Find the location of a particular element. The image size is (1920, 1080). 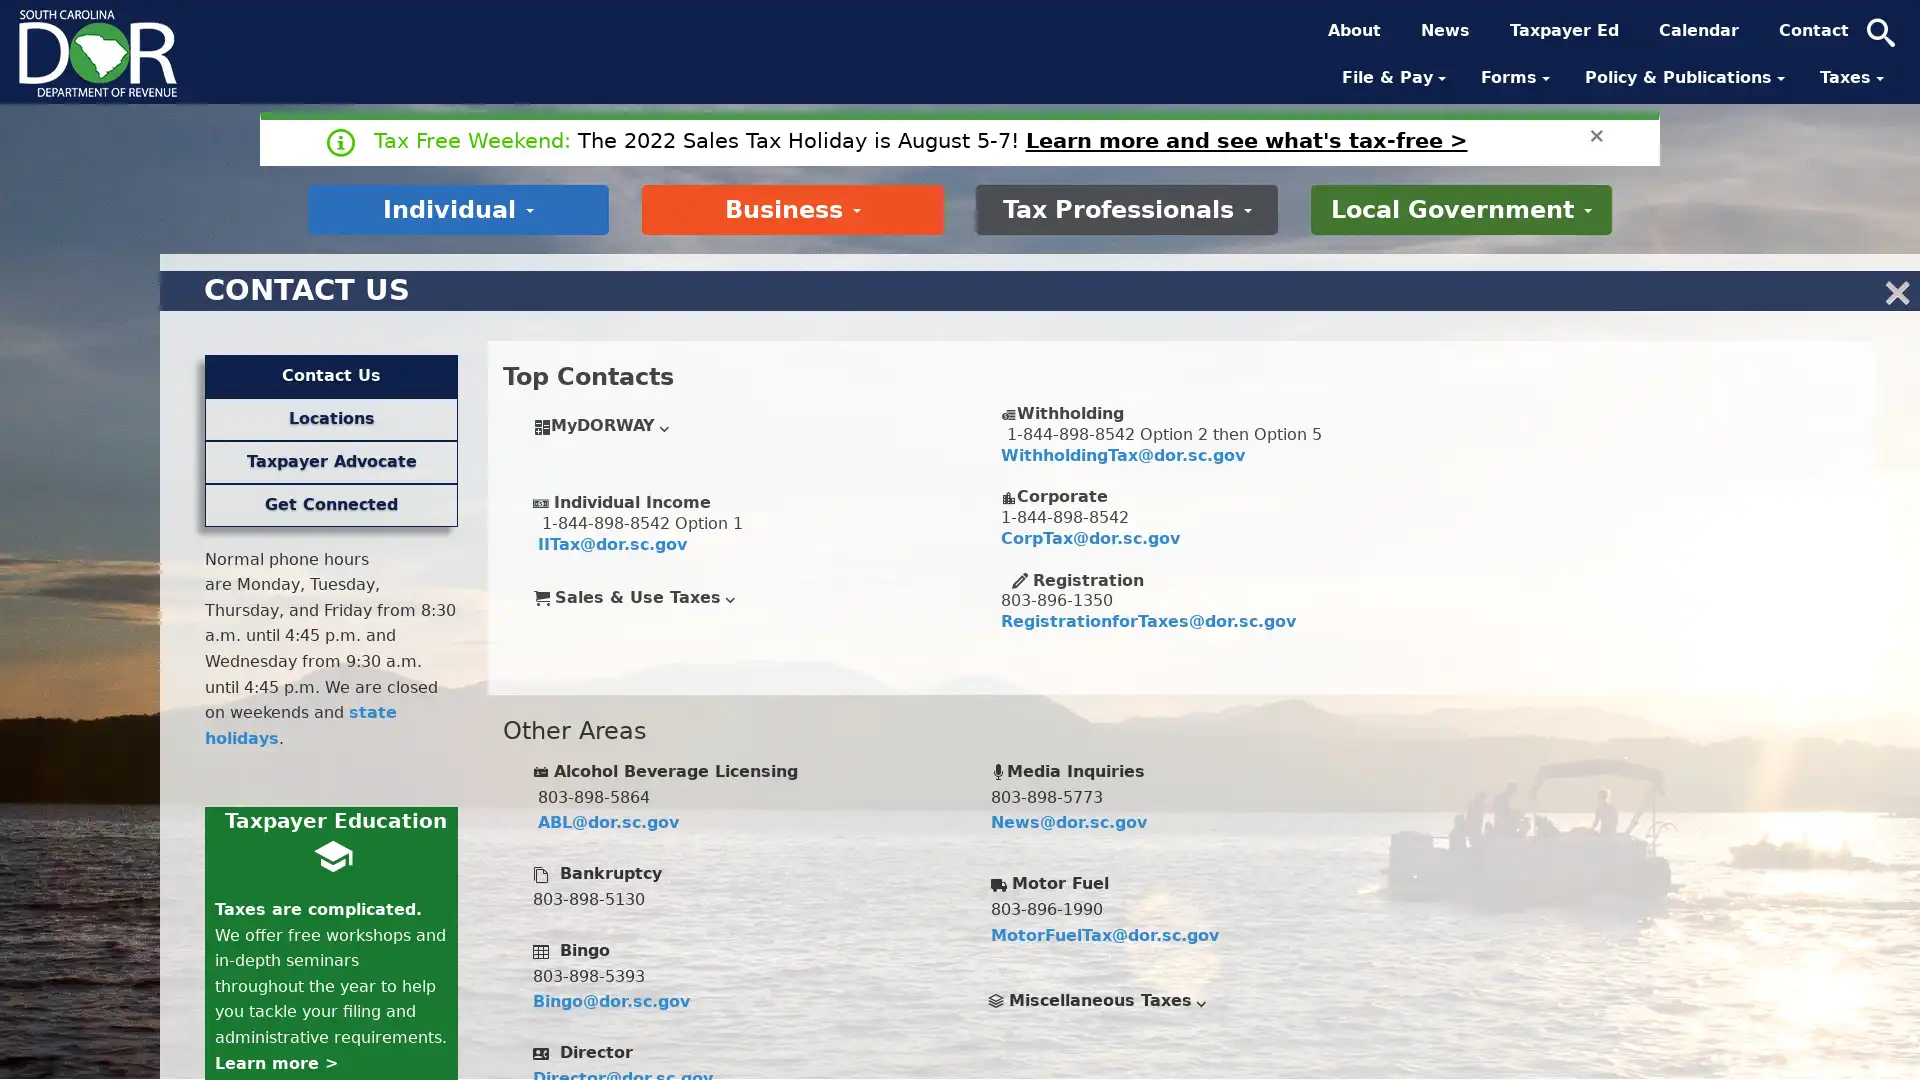

Business is located at coordinates (791, 208).